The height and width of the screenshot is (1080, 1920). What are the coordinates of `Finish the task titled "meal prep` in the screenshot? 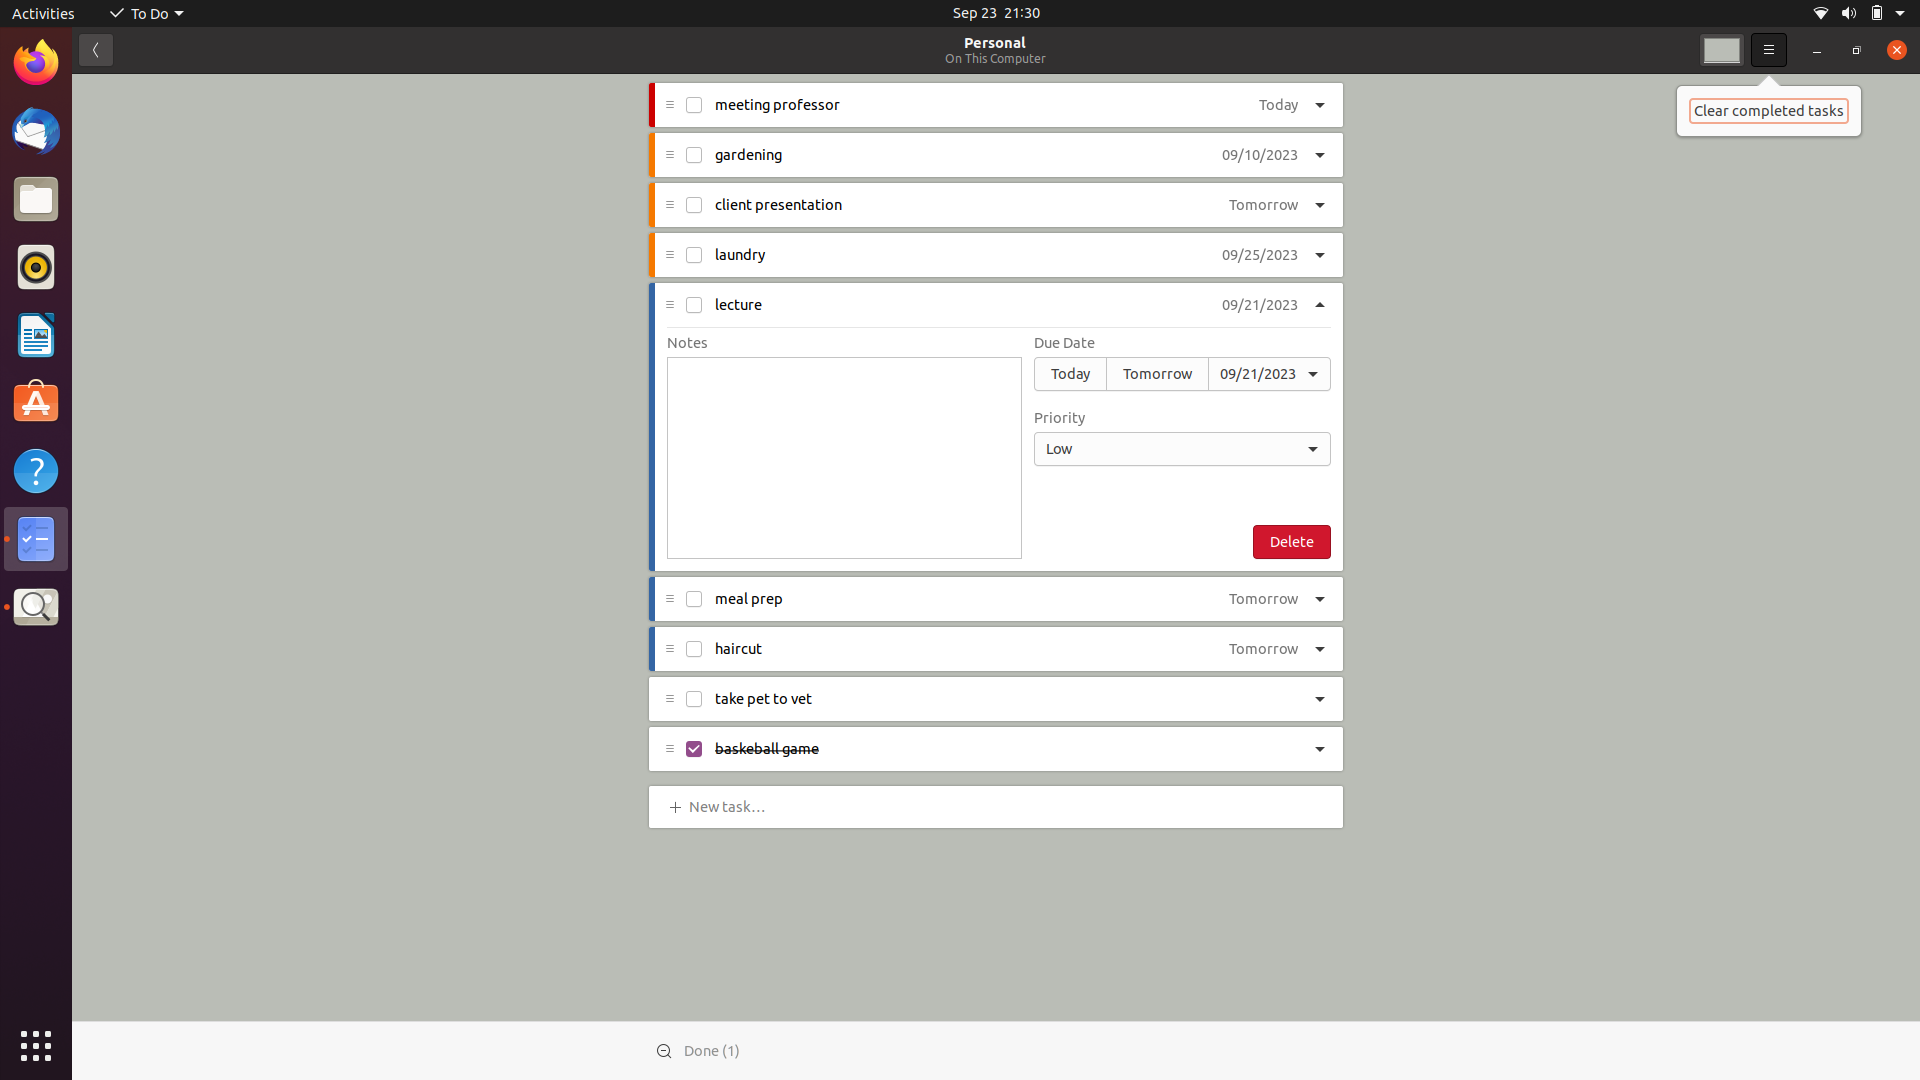 It's located at (694, 600).